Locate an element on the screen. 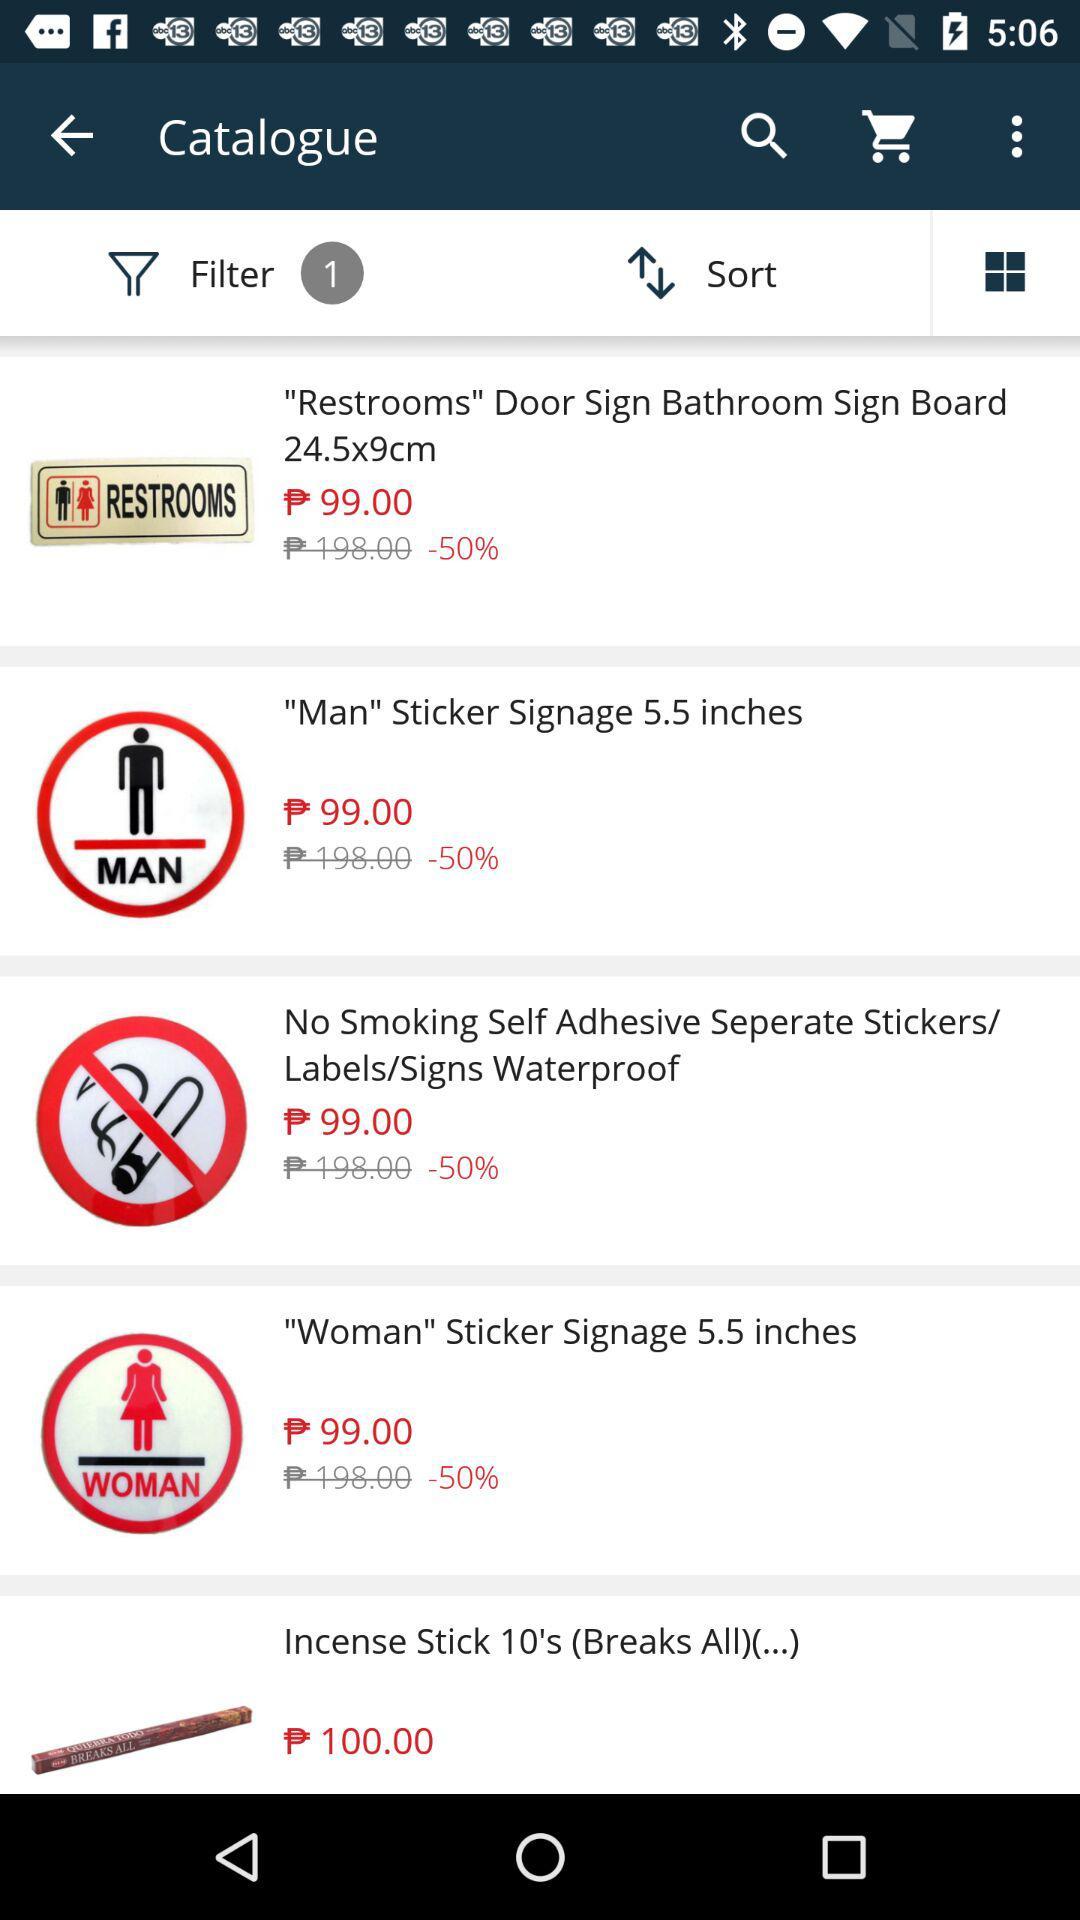 This screenshot has height=1920, width=1080. more options is located at coordinates (1006, 272).